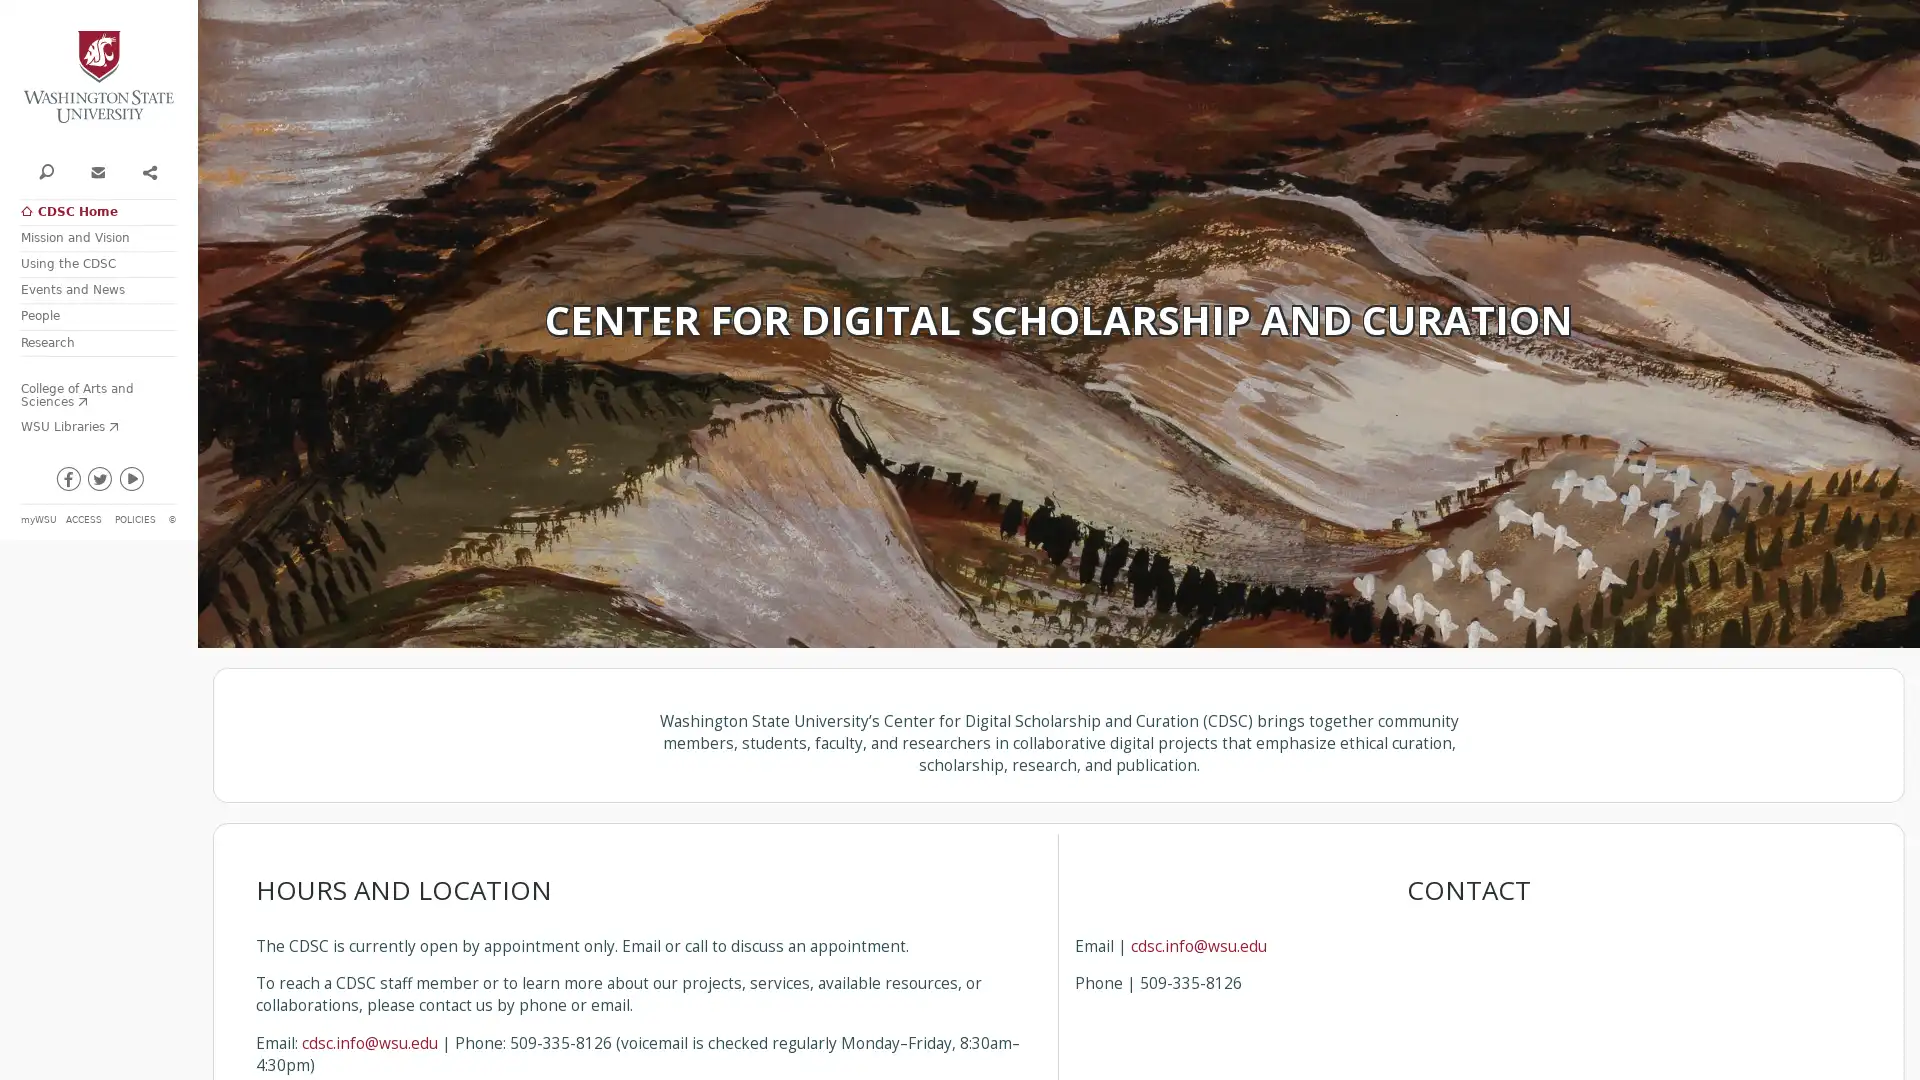  What do you see at coordinates (46, 169) in the screenshot?
I see `$ Search` at bounding box center [46, 169].